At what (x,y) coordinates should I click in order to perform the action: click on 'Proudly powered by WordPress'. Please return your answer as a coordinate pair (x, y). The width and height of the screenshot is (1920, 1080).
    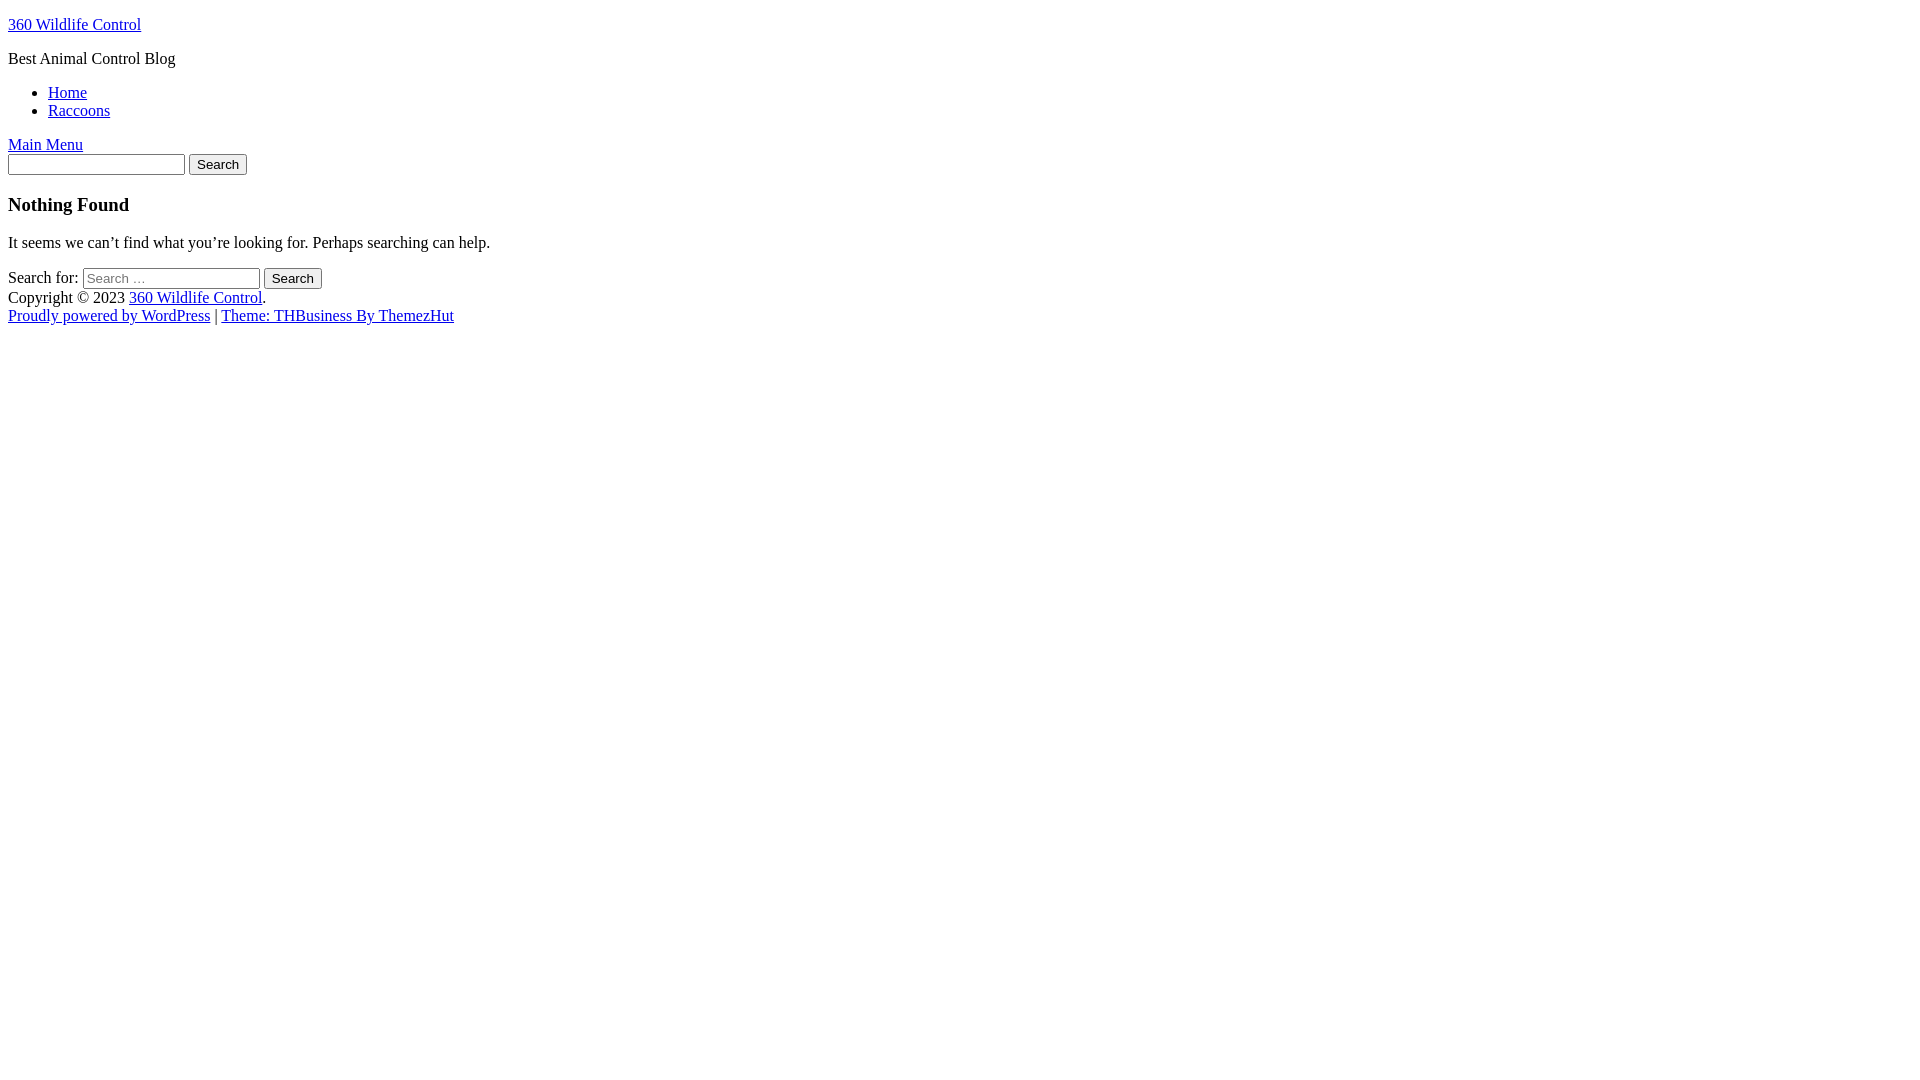
    Looking at the image, I should click on (8, 315).